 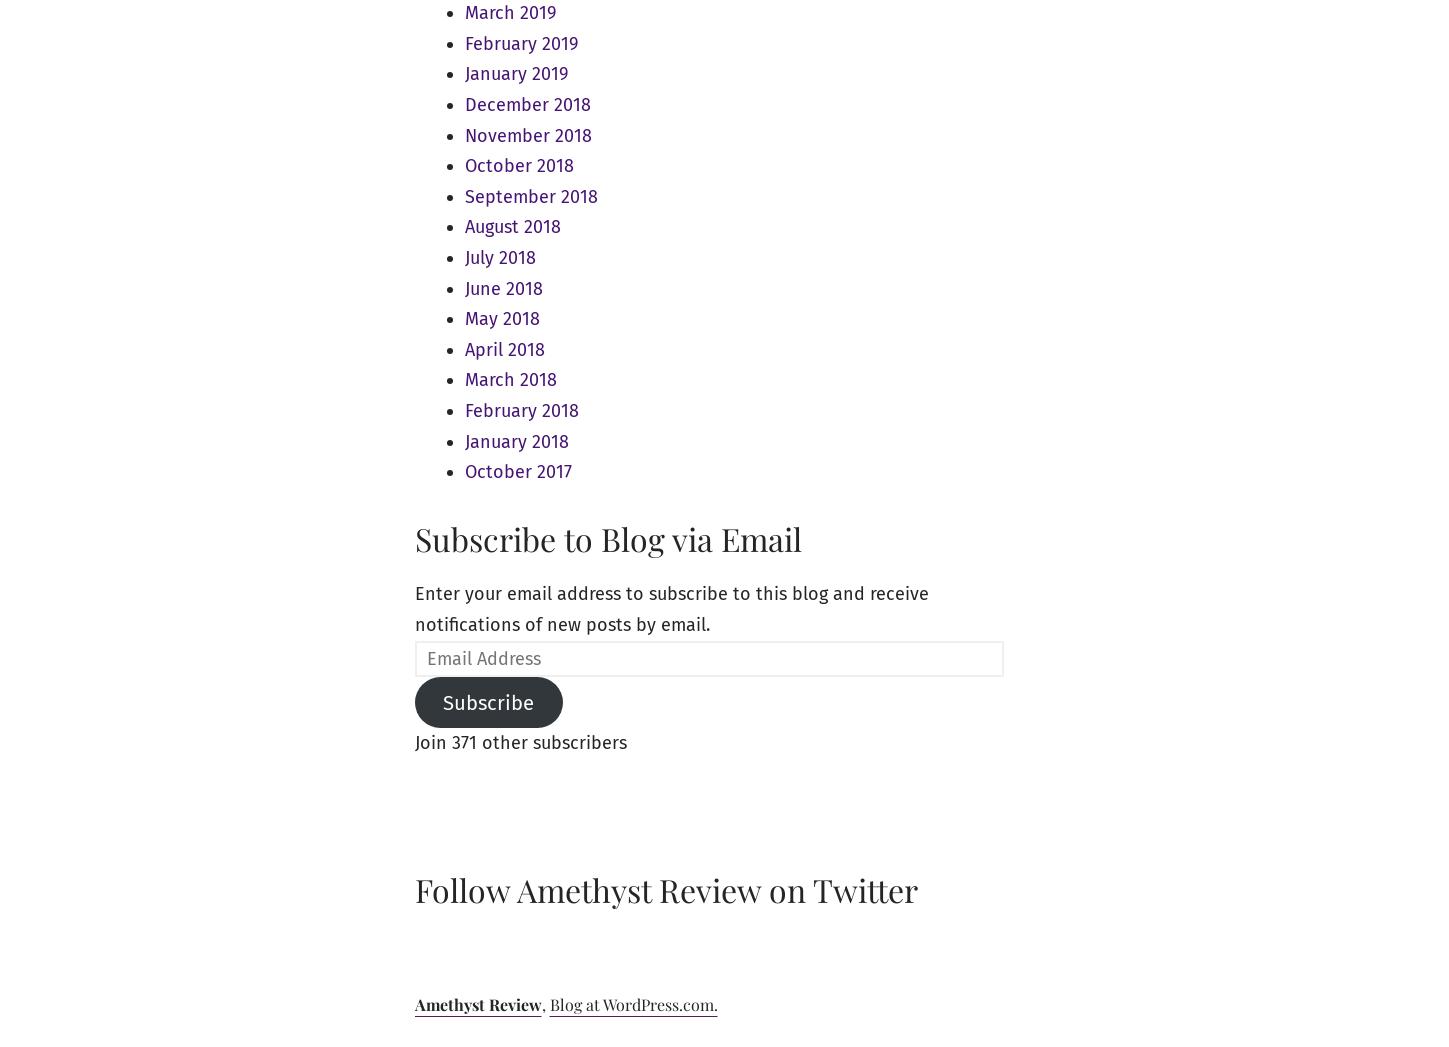 I want to click on 'June 2018', so click(x=502, y=287).